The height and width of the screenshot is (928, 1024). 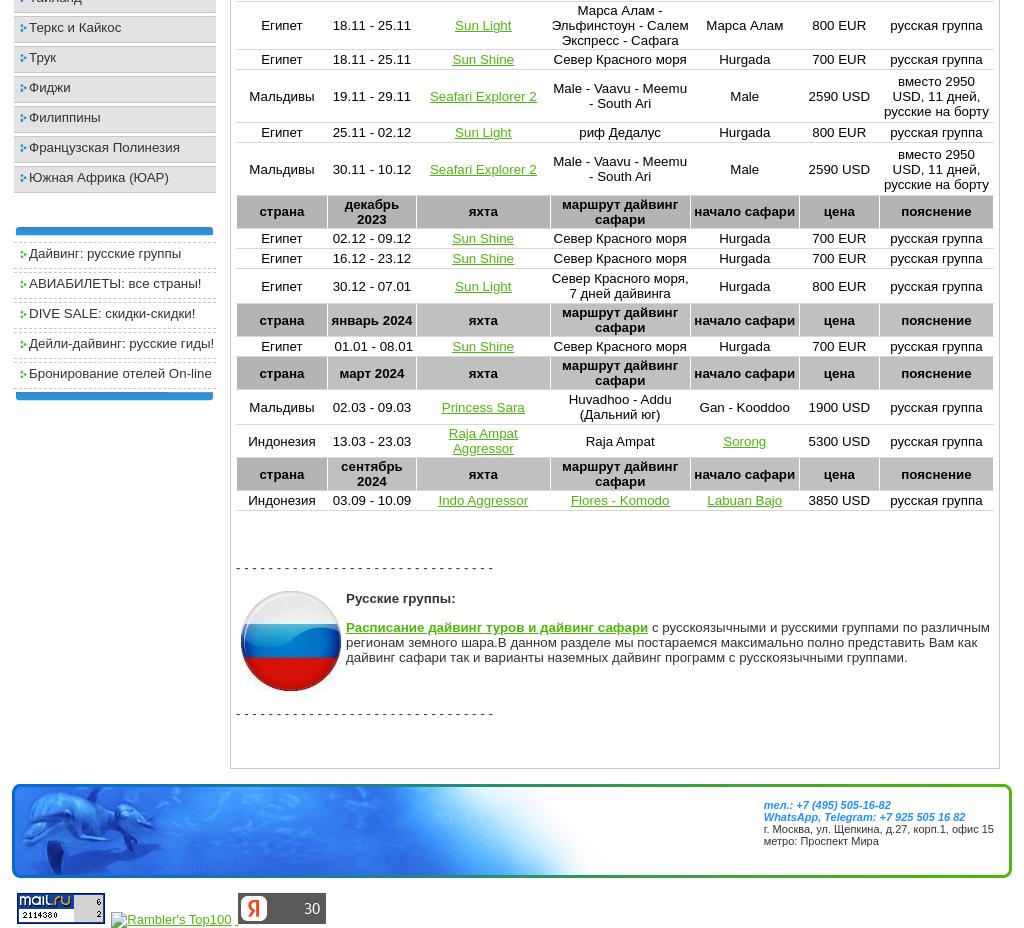 I want to click on '5300 USD', so click(x=837, y=440).